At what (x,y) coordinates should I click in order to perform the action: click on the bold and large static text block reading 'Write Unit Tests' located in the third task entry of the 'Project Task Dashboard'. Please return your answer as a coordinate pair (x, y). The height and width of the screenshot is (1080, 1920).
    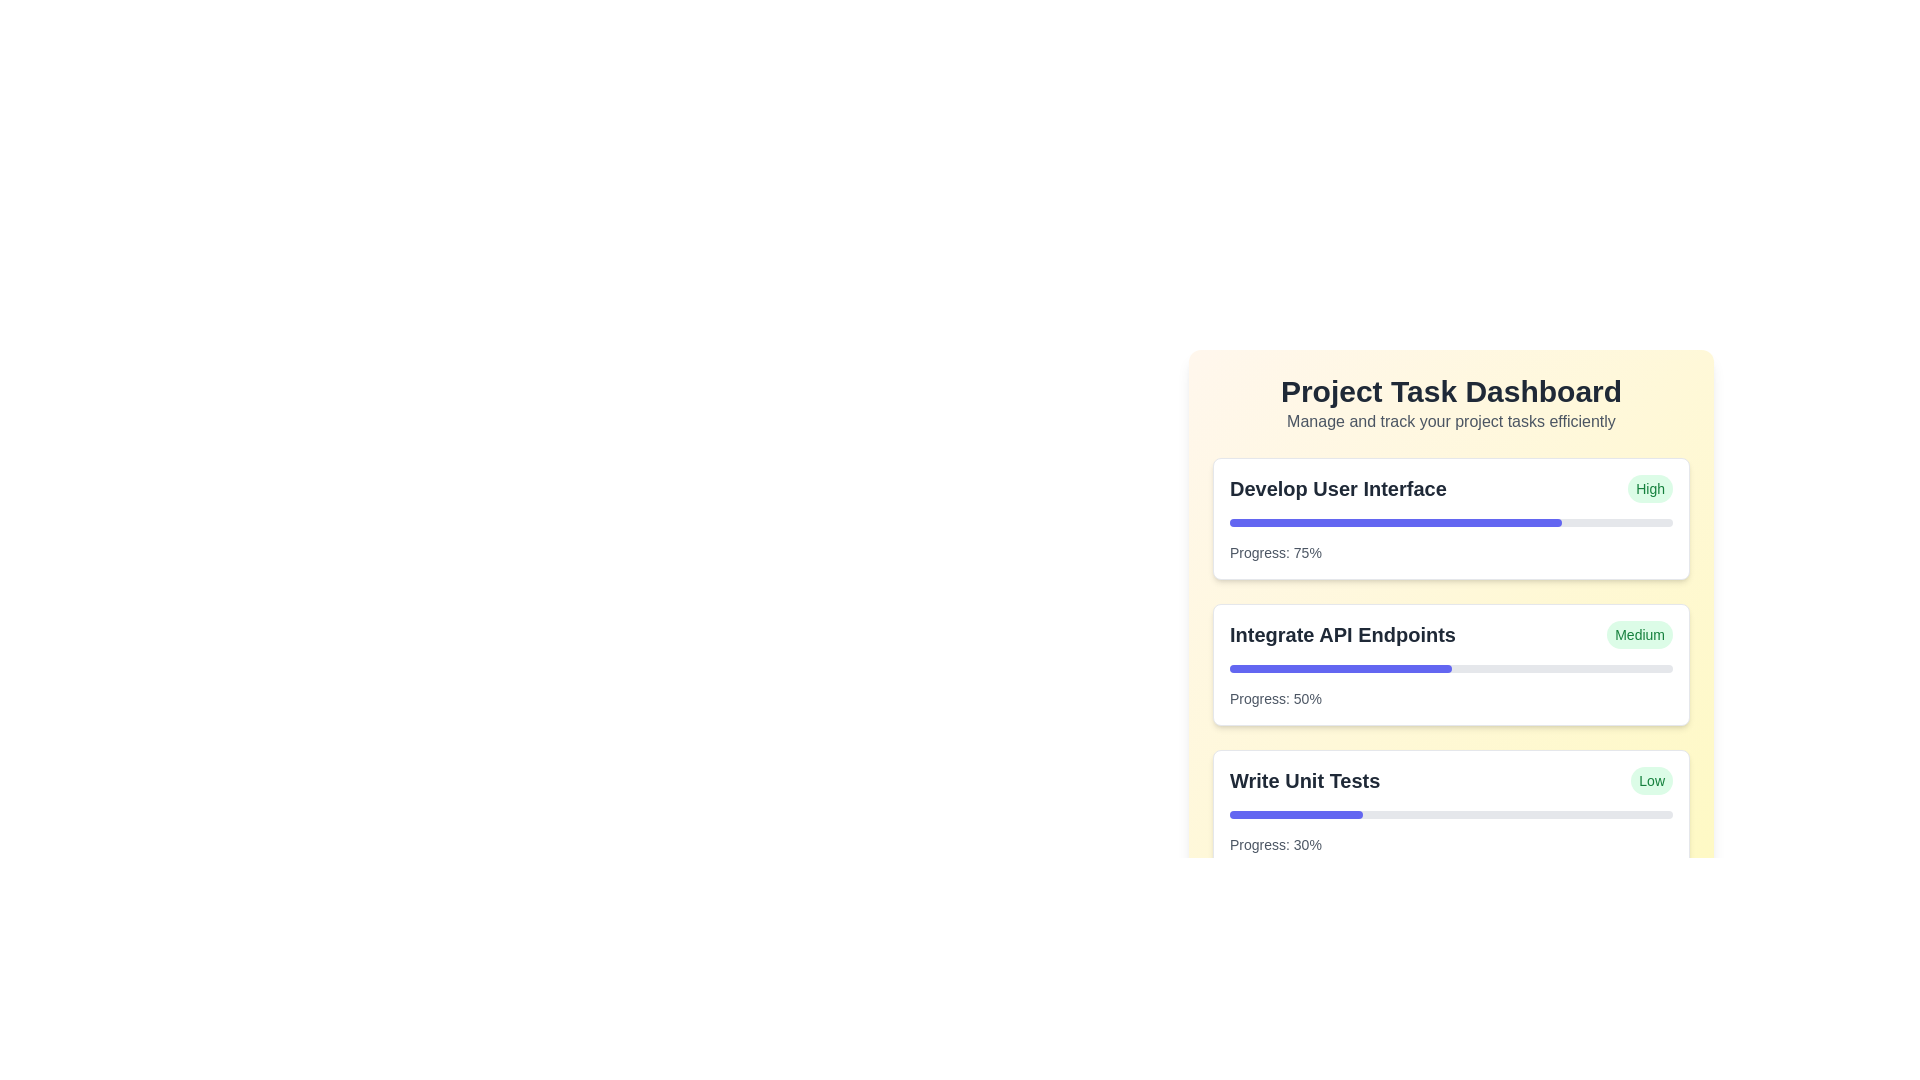
    Looking at the image, I should click on (1305, 779).